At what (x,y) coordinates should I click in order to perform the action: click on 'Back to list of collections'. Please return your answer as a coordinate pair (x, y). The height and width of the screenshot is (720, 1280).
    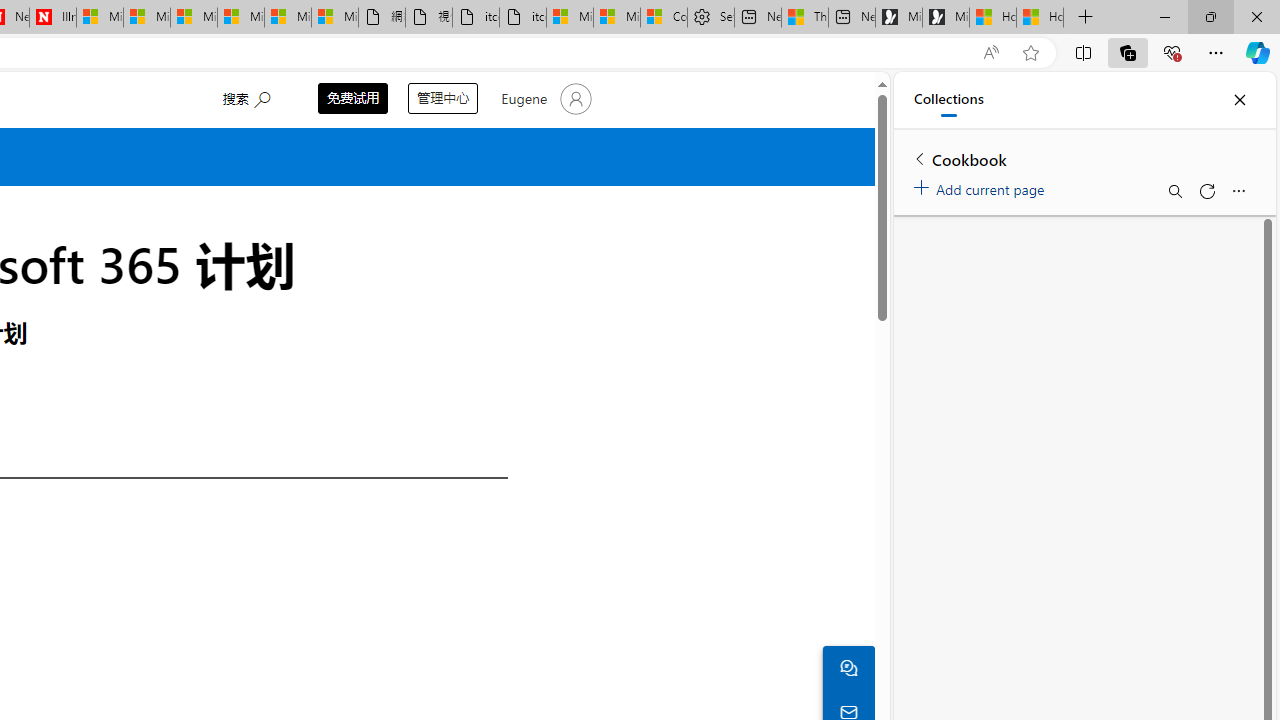
    Looking at the image, I should click on (919, 158).